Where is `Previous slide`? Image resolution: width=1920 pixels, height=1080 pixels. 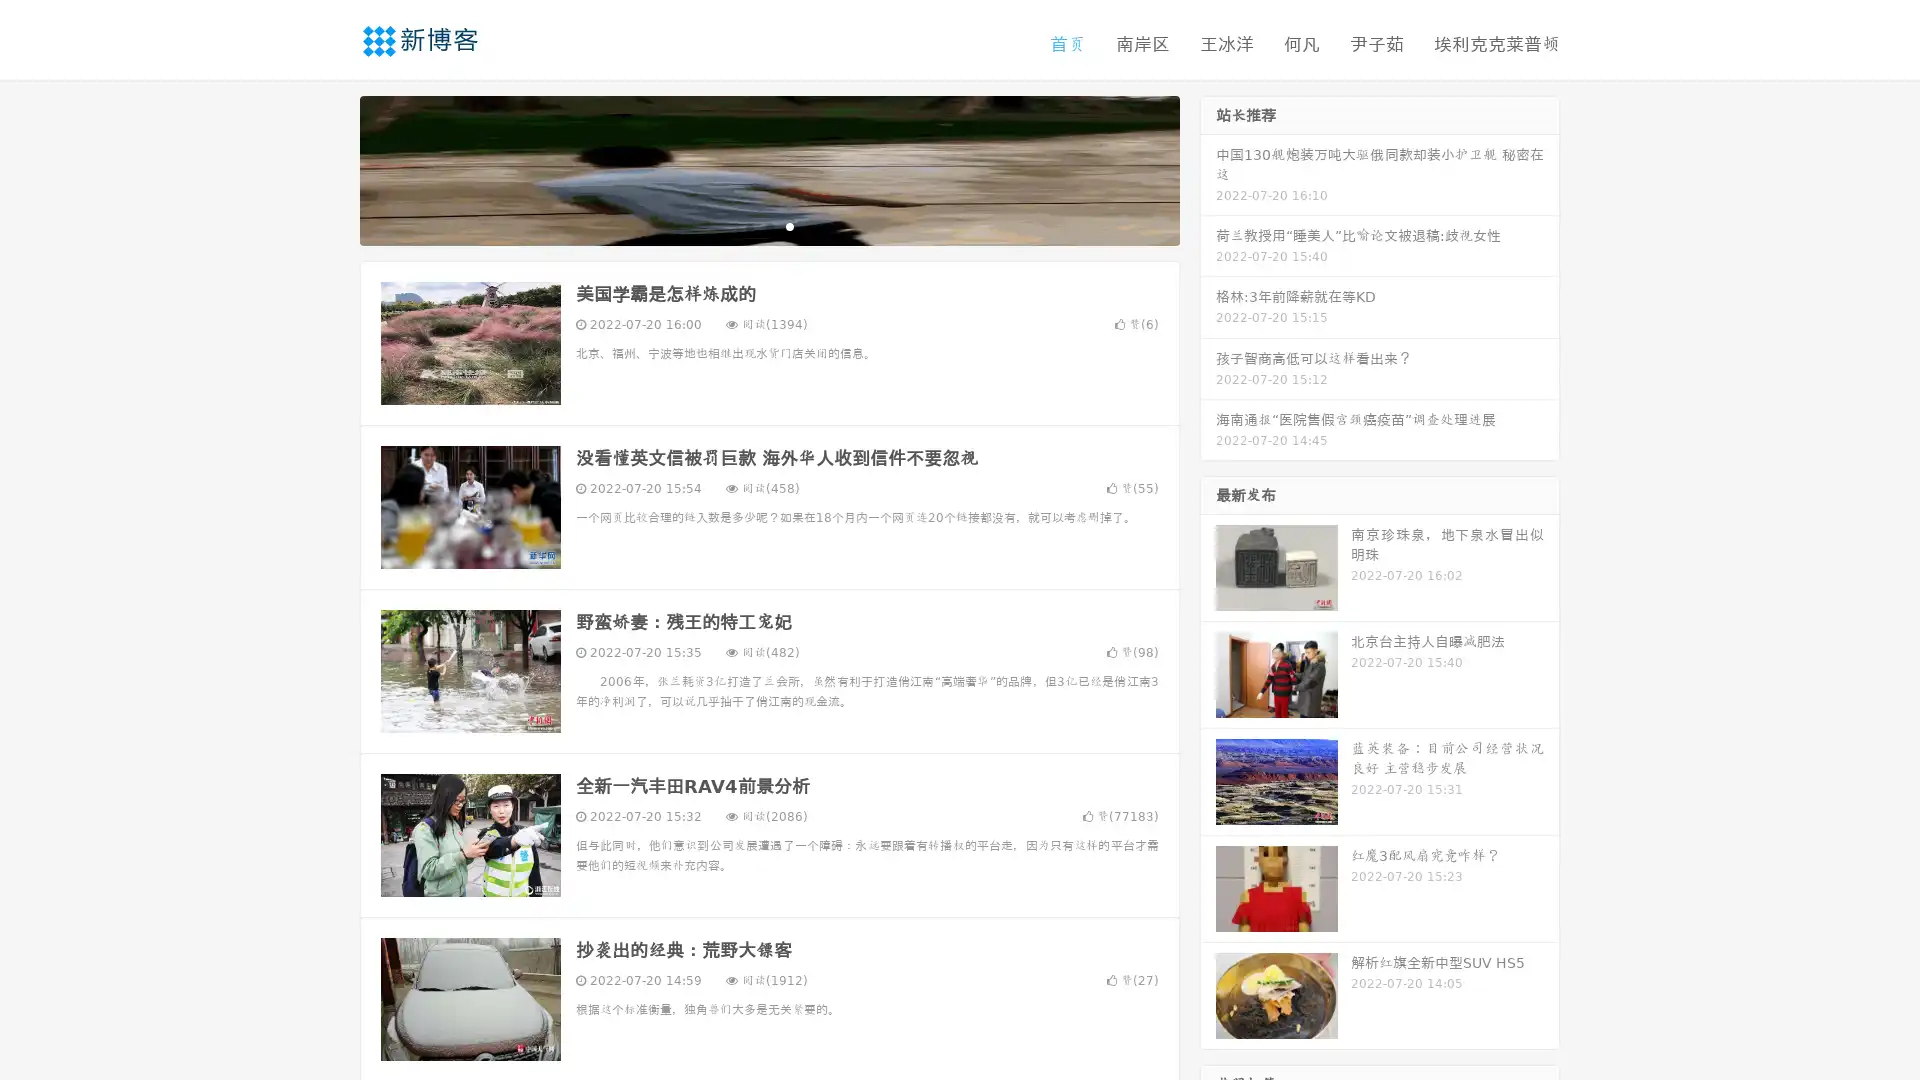
Previous slide is located at coordinates (330, 168).